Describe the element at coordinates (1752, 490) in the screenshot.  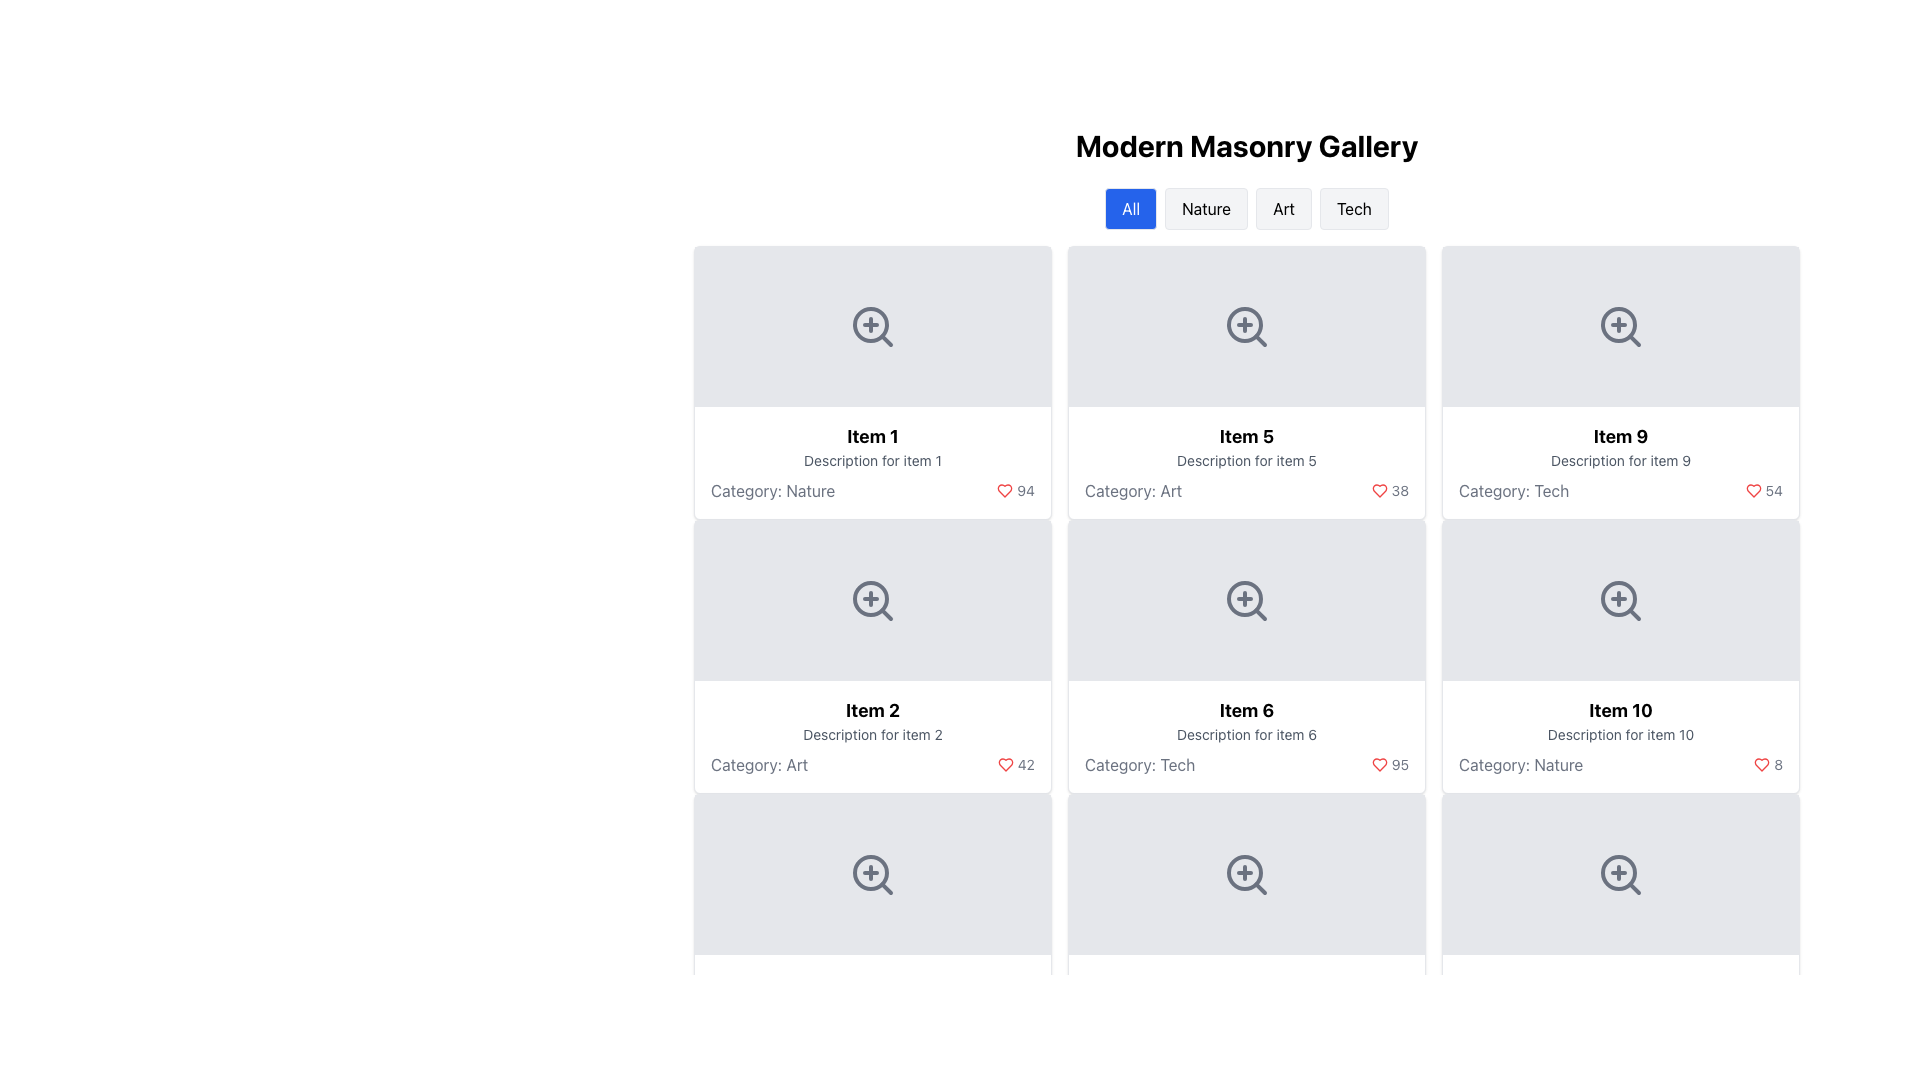
I see `the small red heart icon located in the details section of 'Item 9' to express liking for the item` at that location.